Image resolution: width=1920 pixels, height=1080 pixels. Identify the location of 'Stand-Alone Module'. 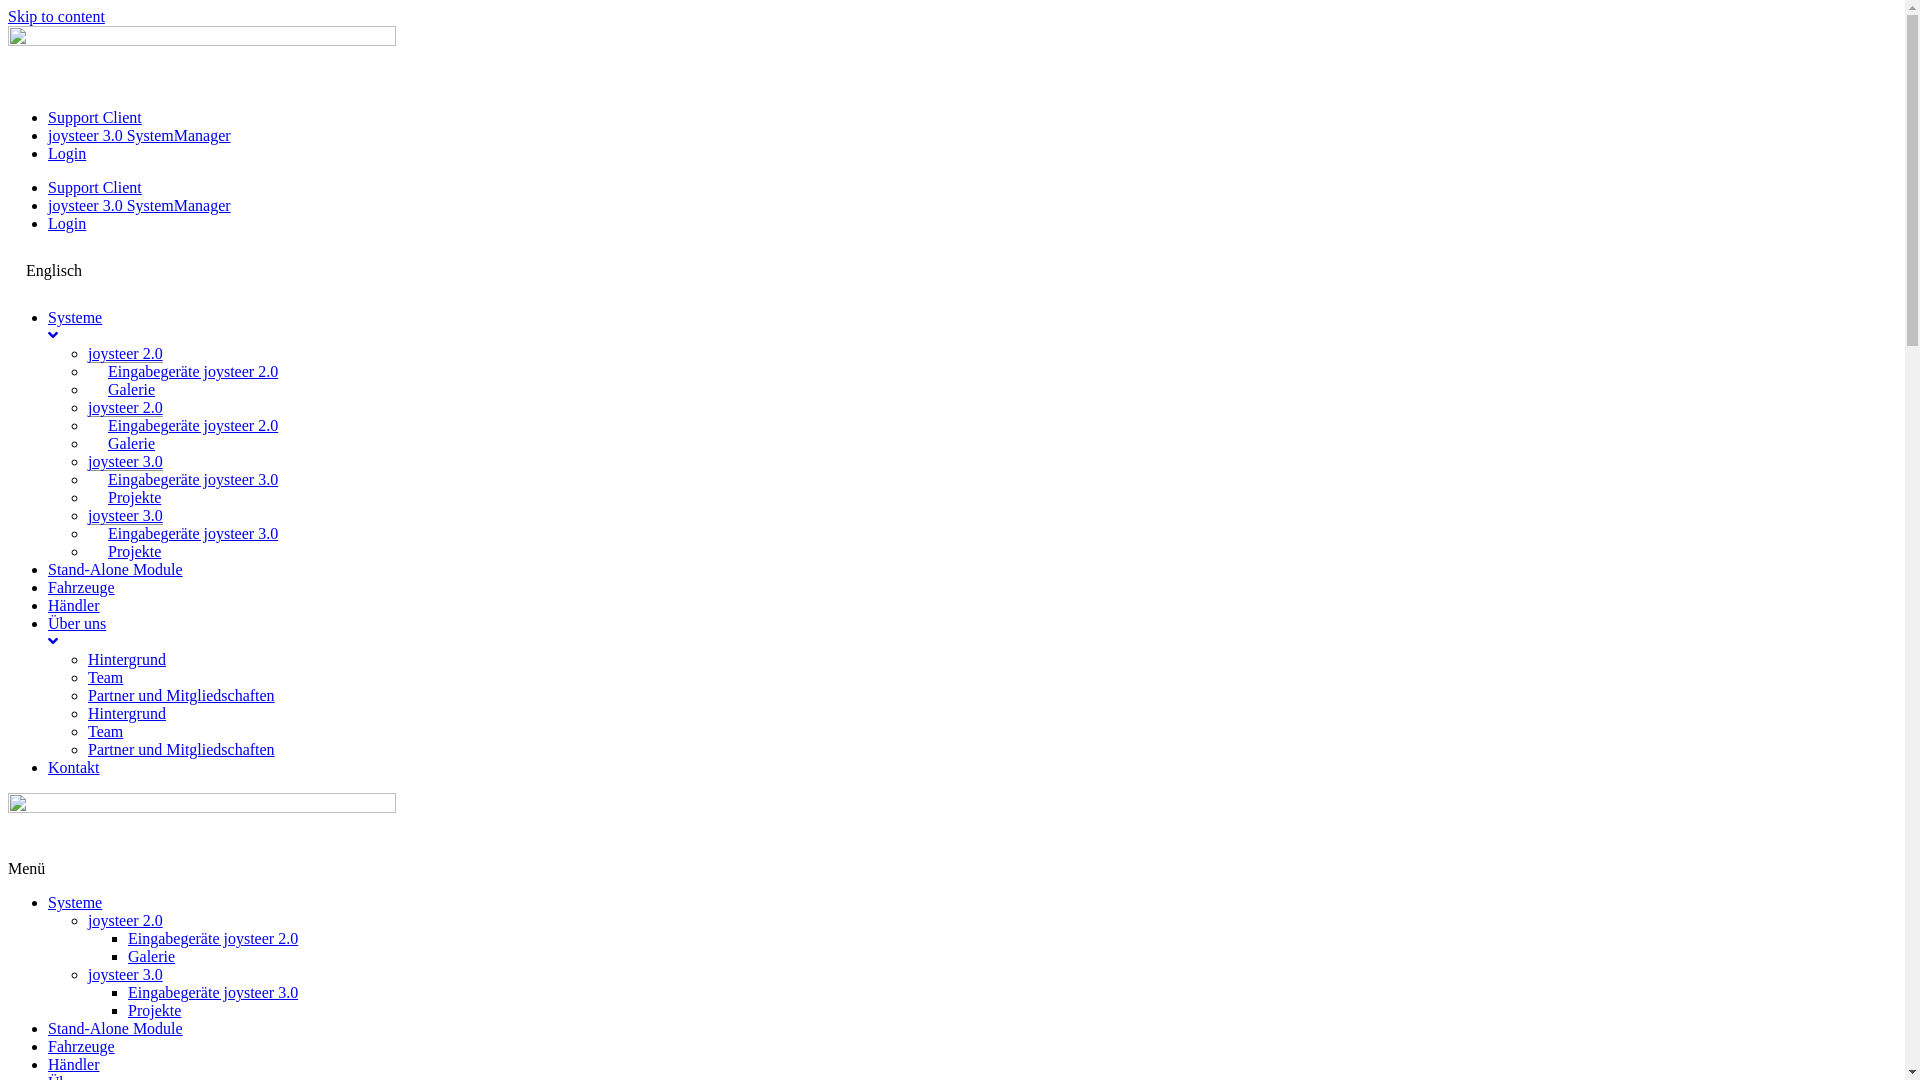
(48, 1028).